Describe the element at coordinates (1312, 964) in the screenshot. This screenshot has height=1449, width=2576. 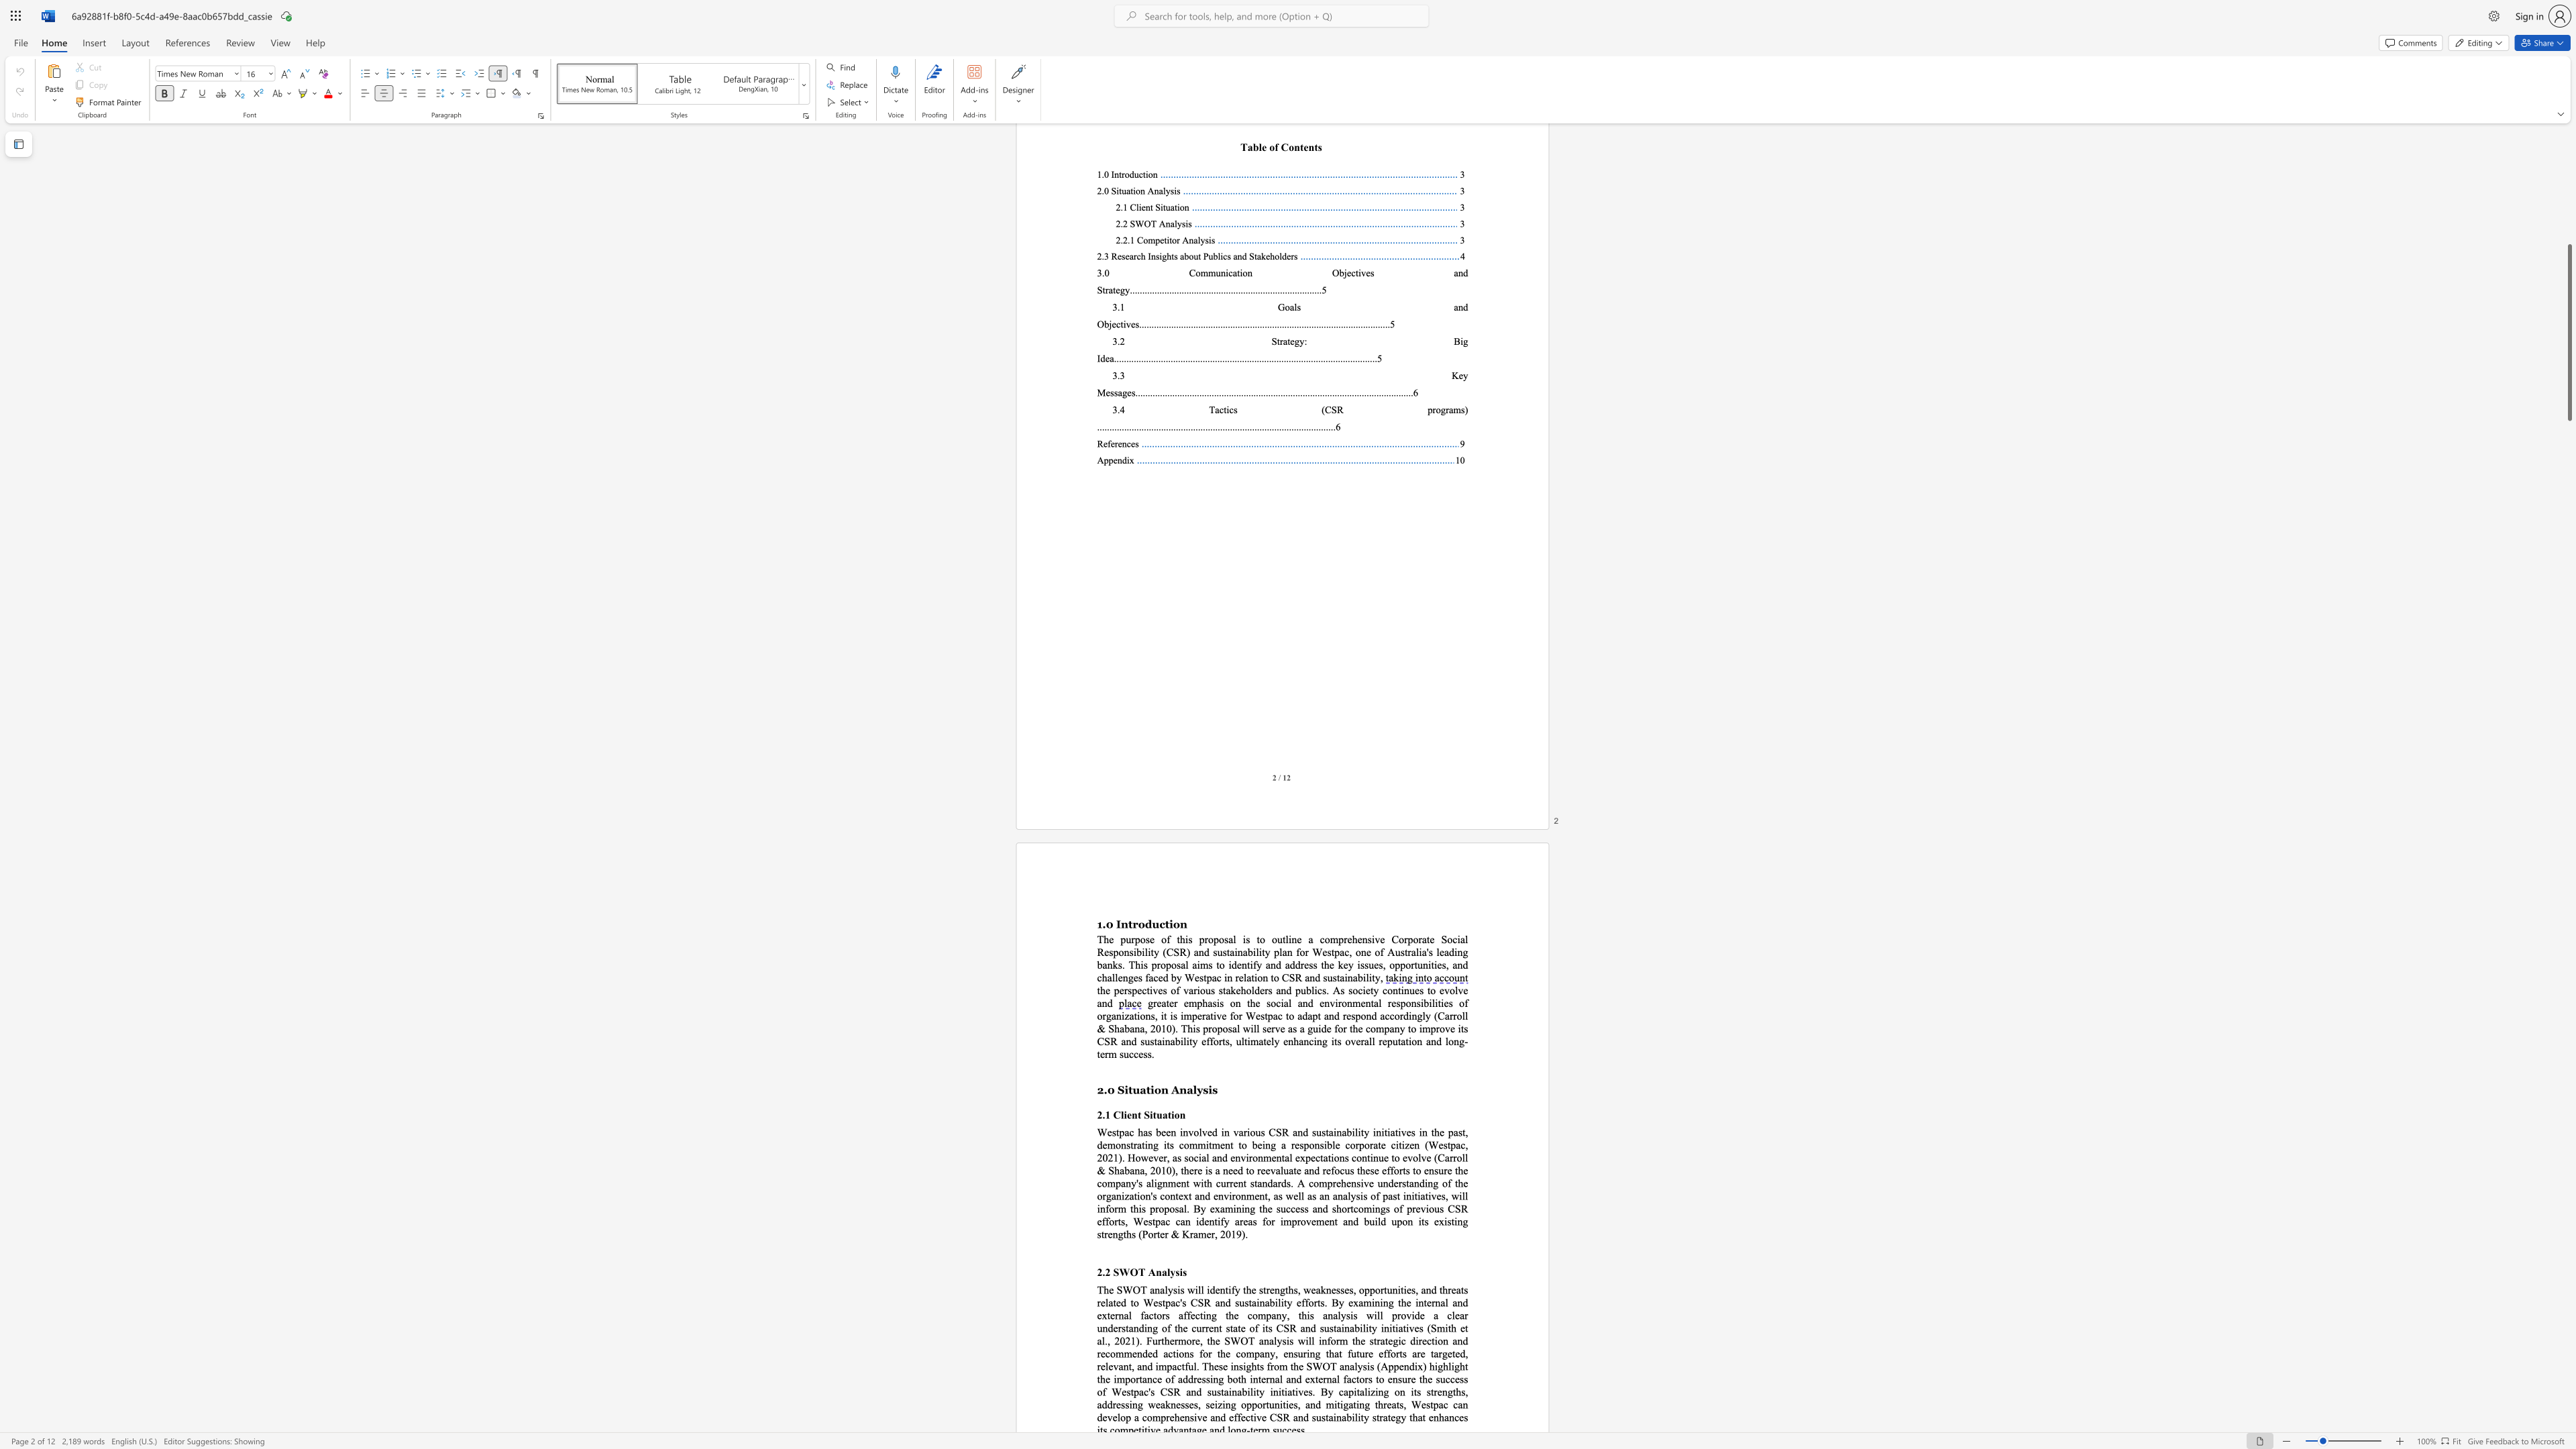
I see `the subset text "s the key issues, opportunities, and challenges faced by Westpac in relation" within the text "and address the key issues, opportunities, and challenges faced by Westpac in relation to CSR and sustainability,"` at that location.